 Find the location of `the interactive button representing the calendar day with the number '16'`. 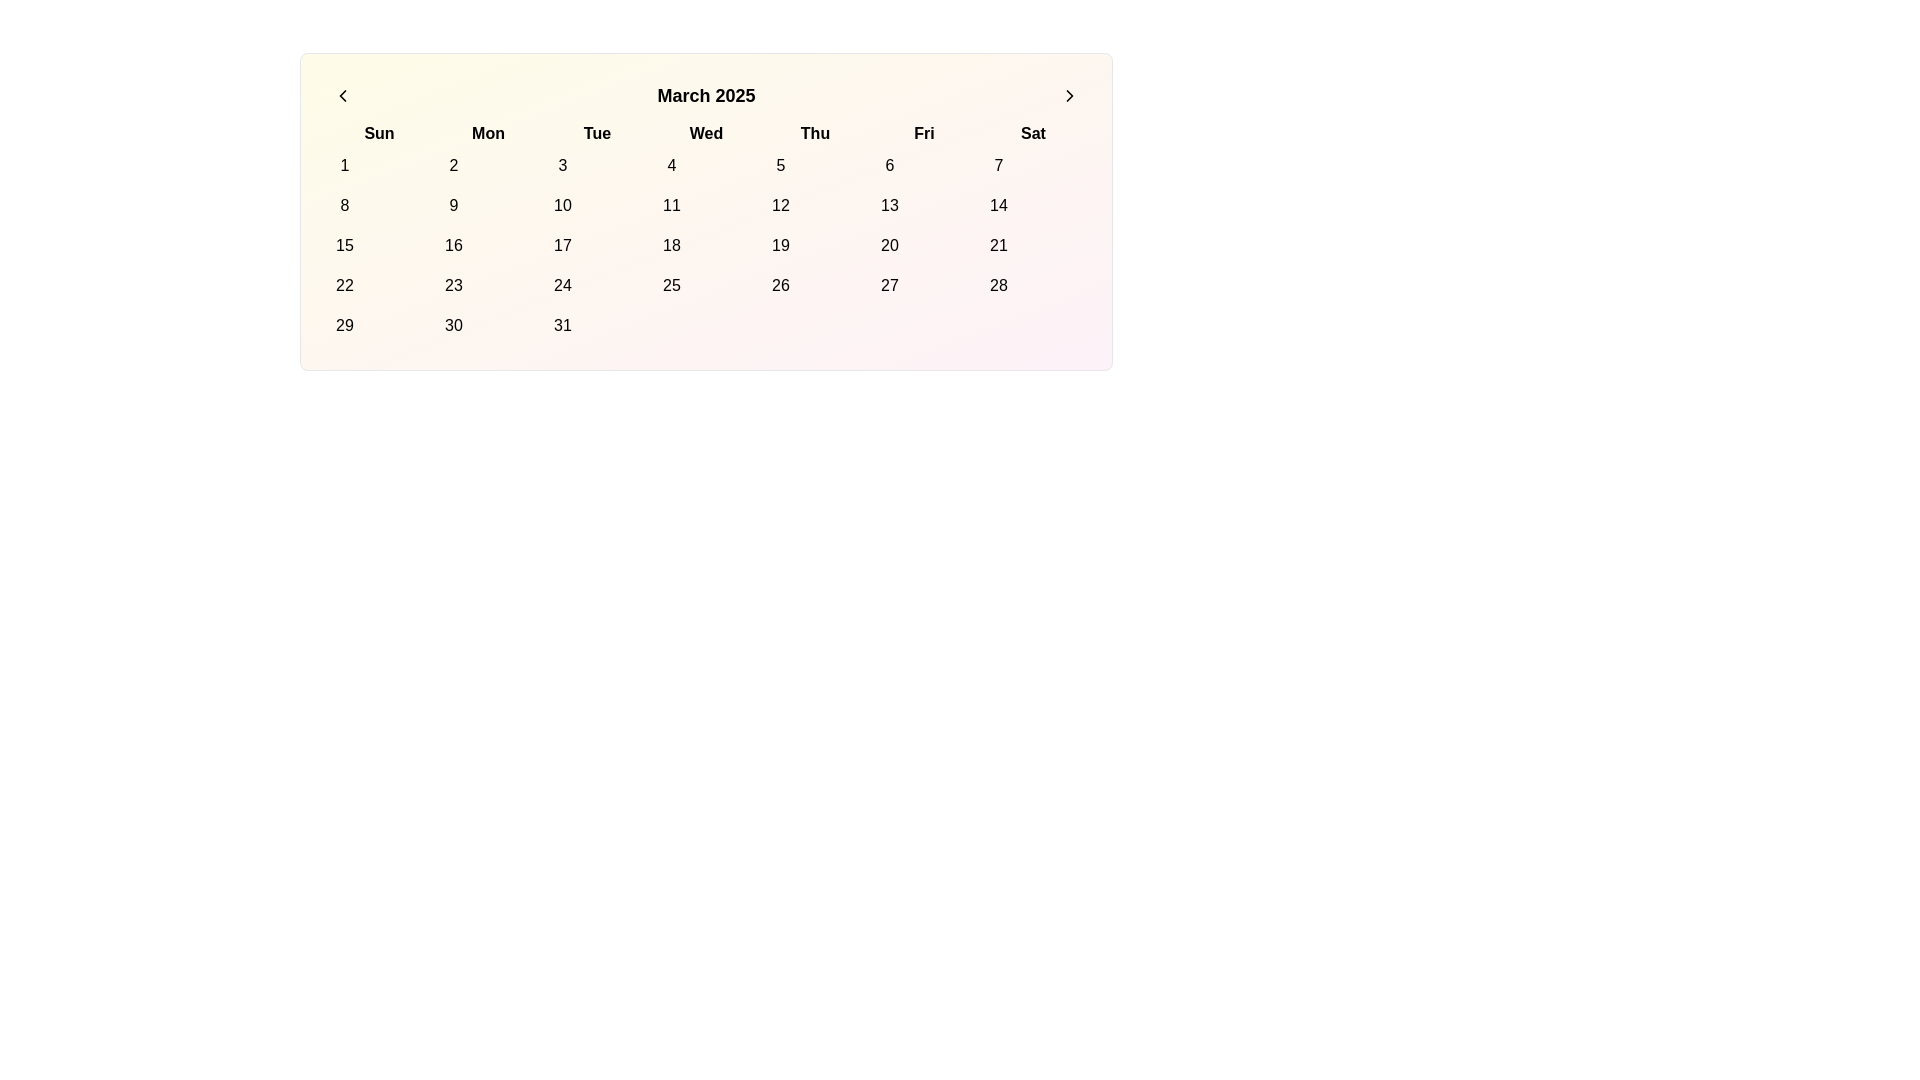

the interactive button representing the calendar day with the number '16' is located at coordinates (453, 245).